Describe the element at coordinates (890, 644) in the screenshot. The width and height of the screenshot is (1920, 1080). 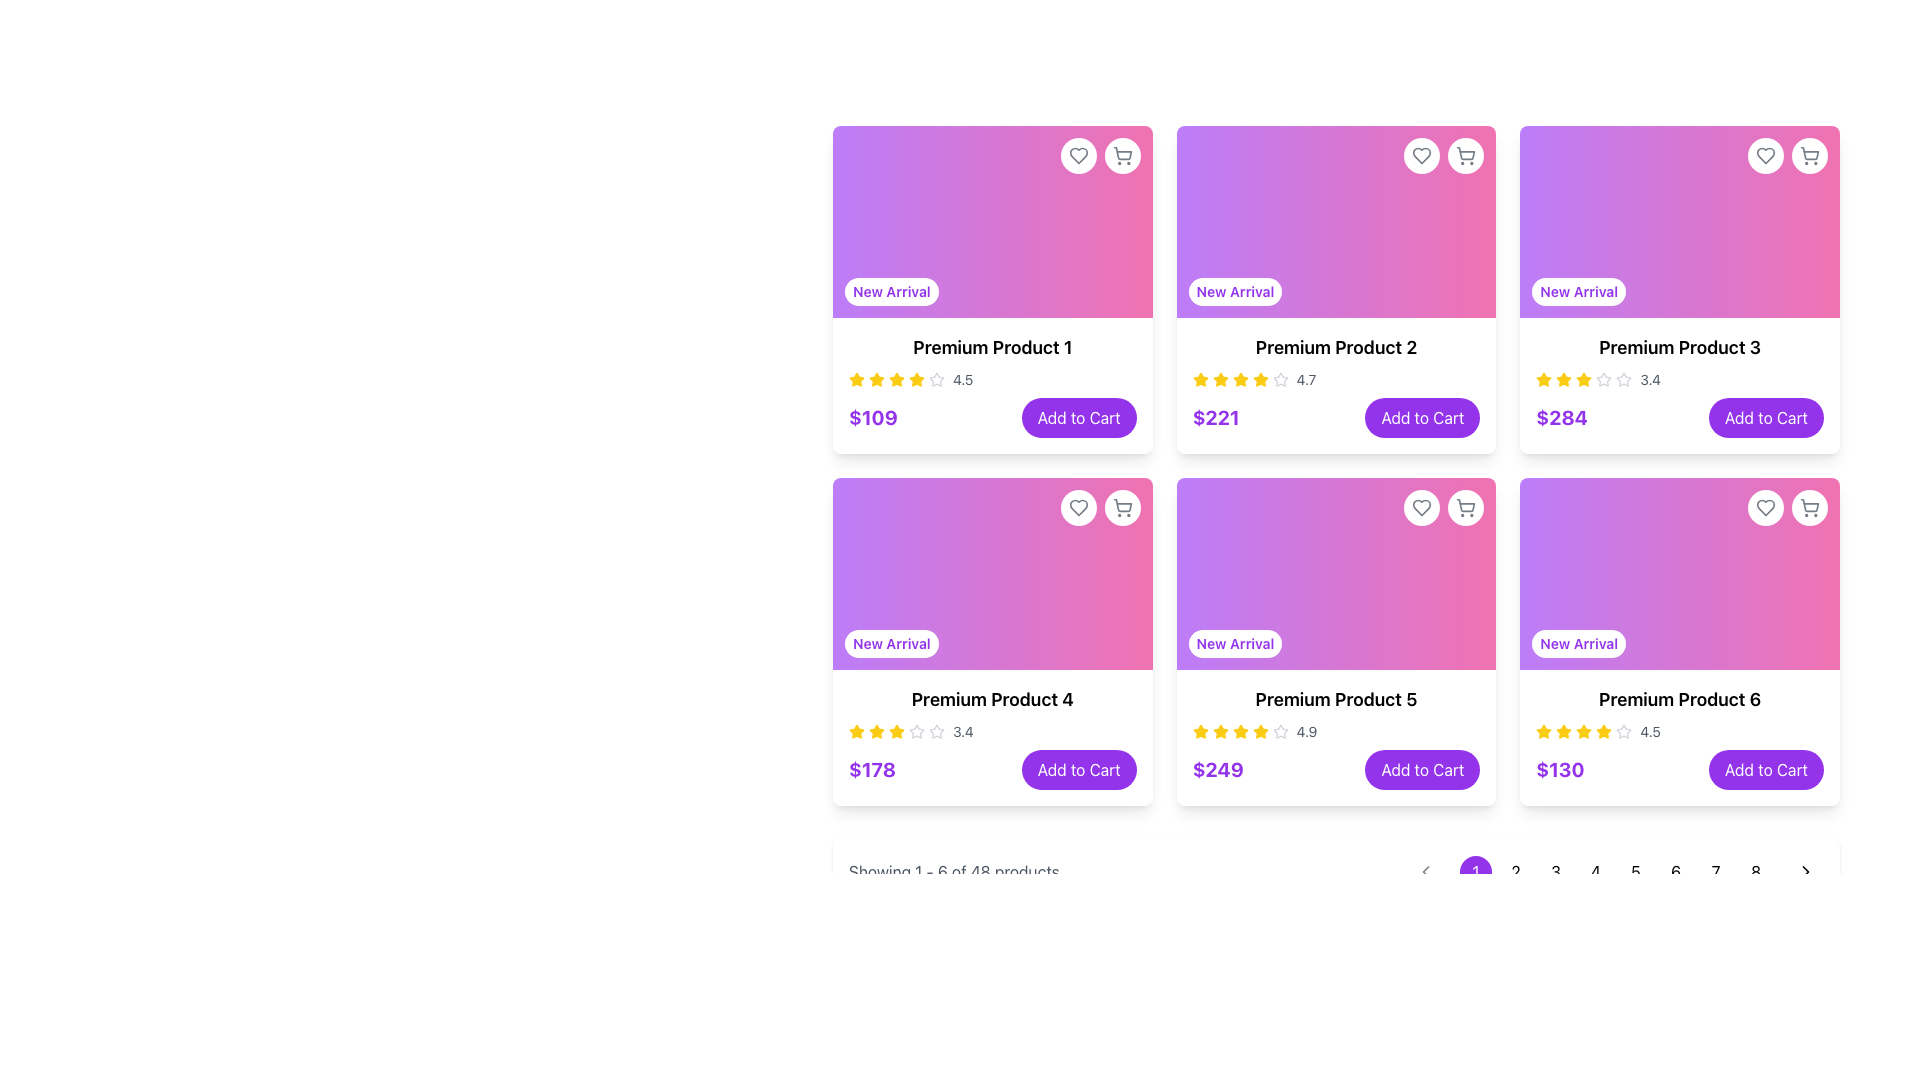
I see `the label indicating a newly added product located at the bottom-left corner of the fourth card component in the grid layout` at that location.